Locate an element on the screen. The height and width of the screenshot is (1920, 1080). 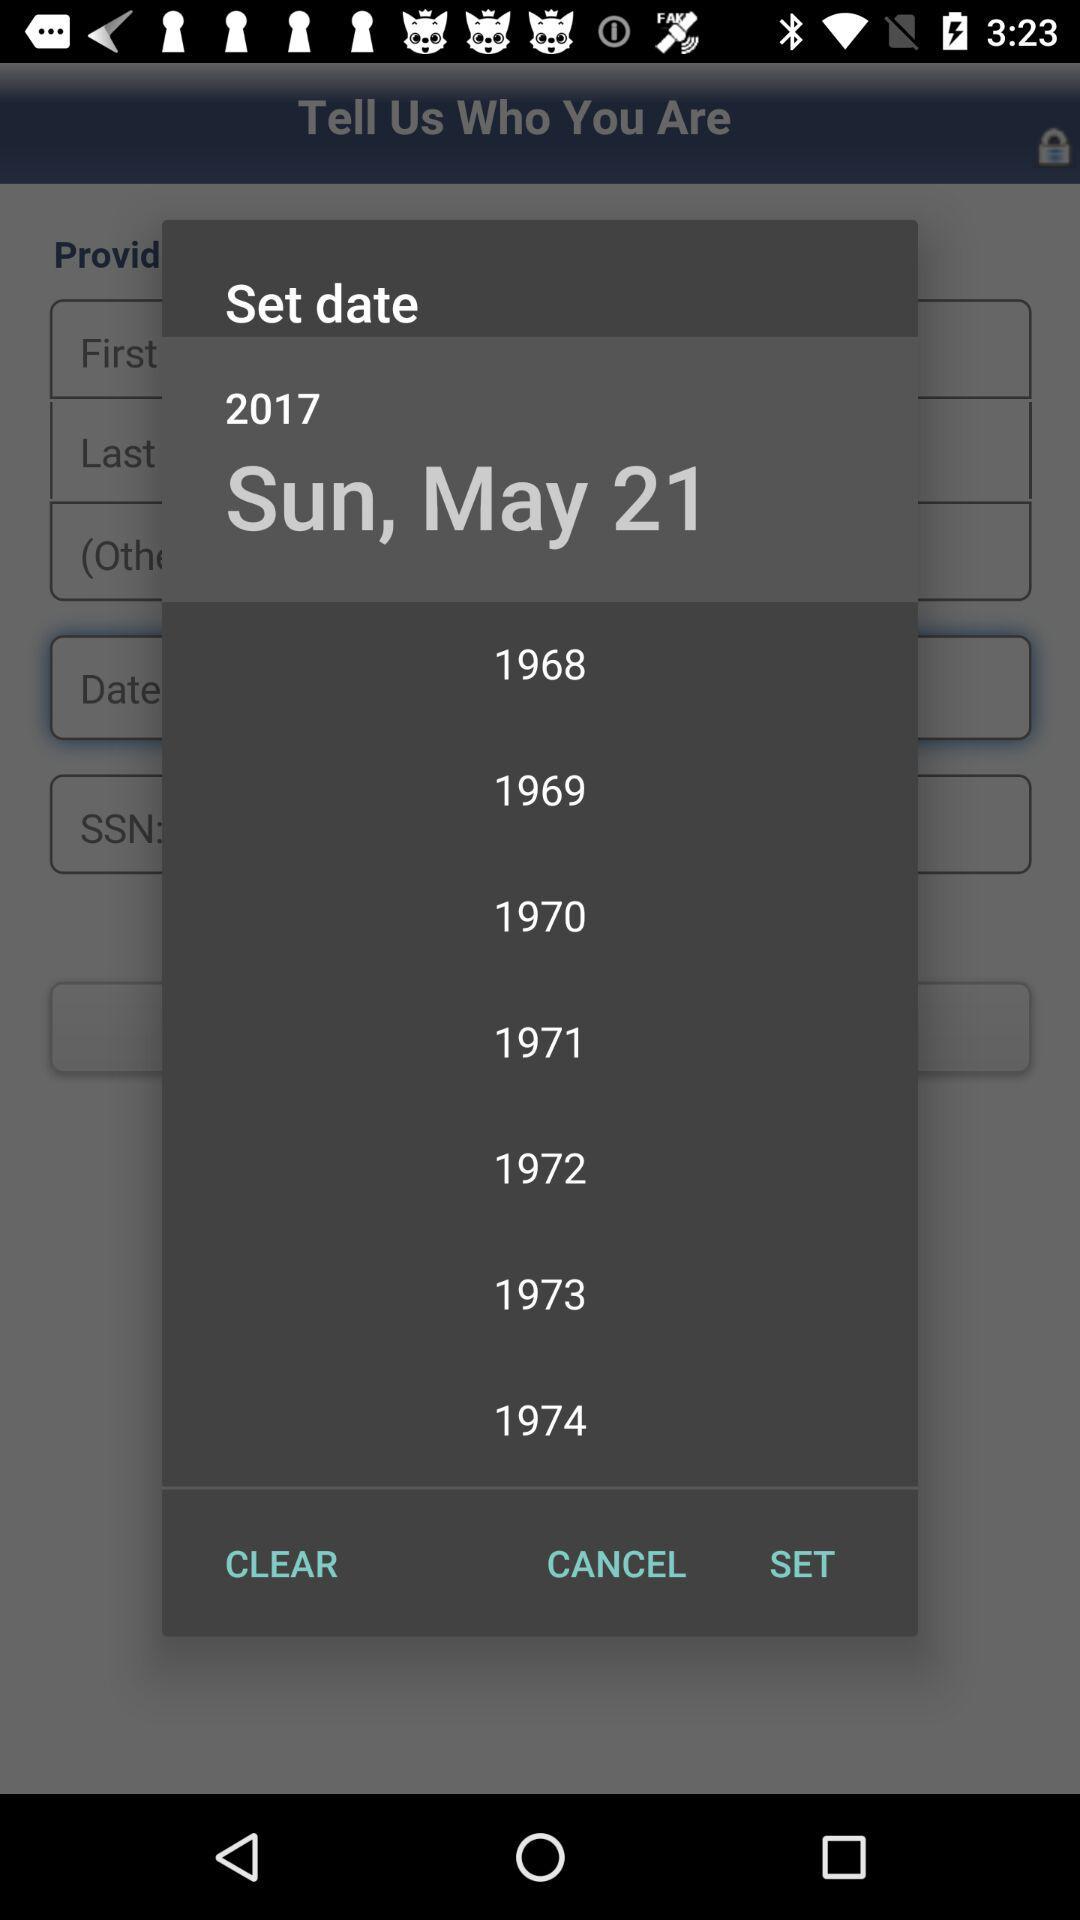
item at the bottom left corner is located at coordinates (281, 1562).